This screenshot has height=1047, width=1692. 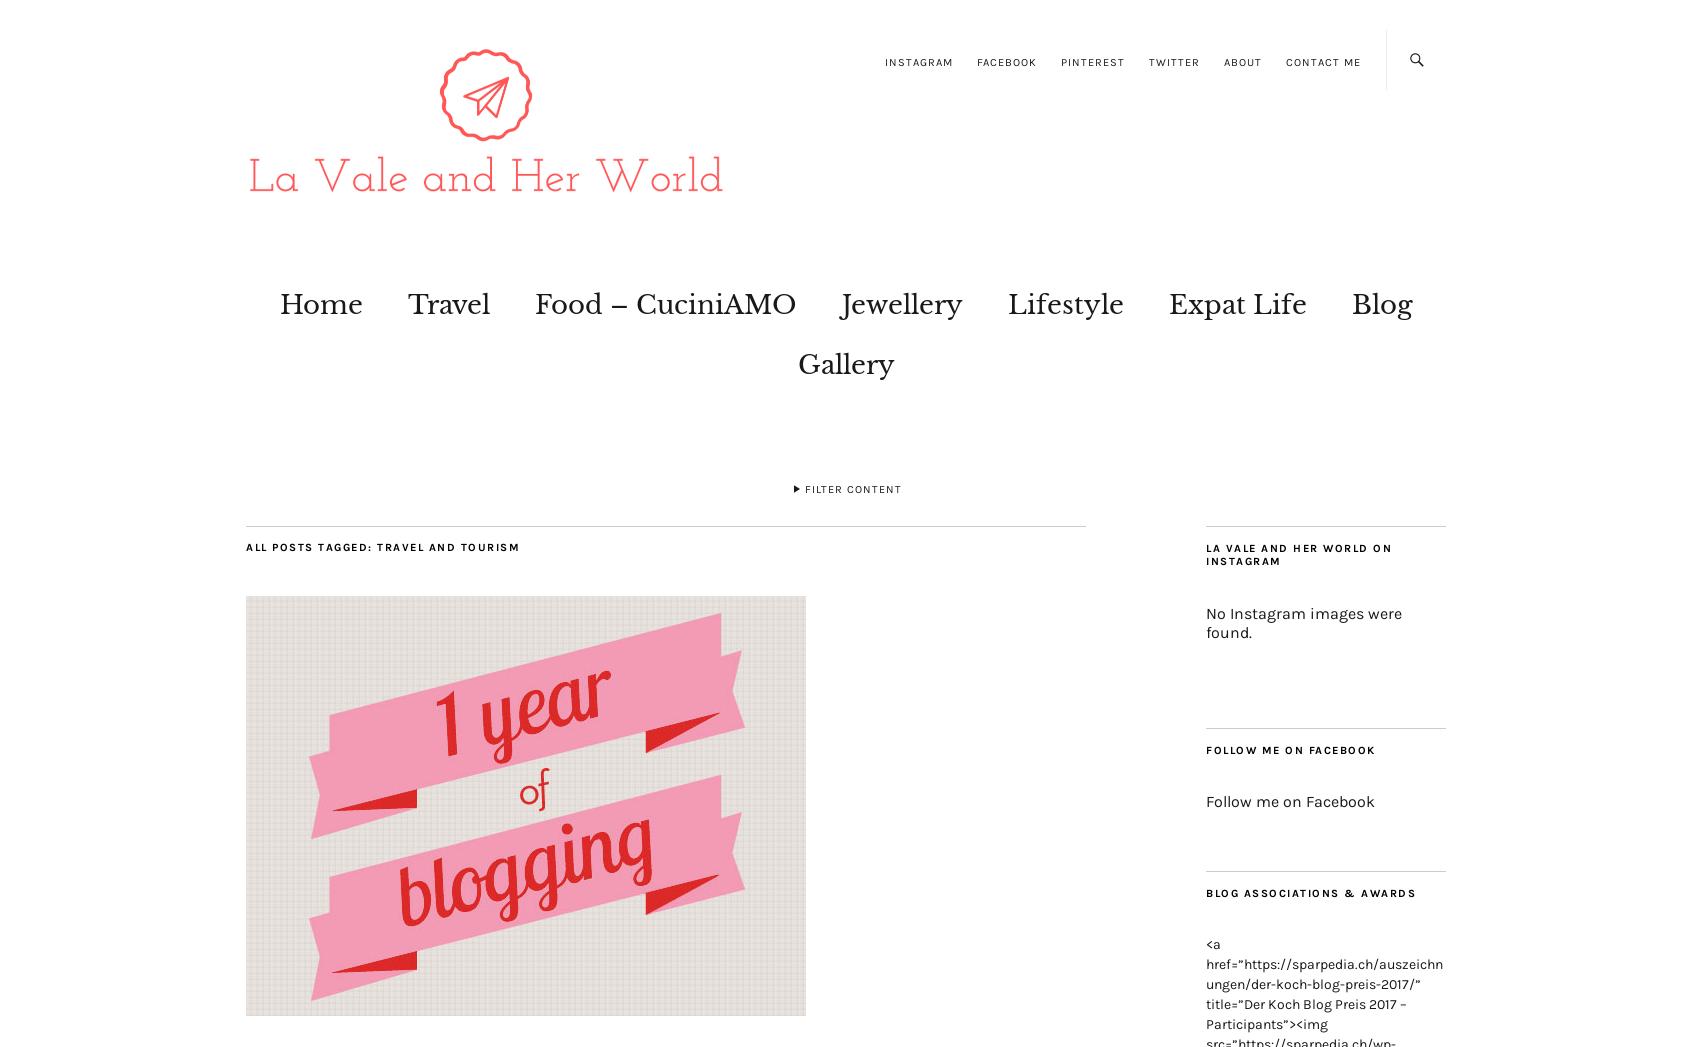 I want to click on 'Instagram', so click(x=918, y=62).